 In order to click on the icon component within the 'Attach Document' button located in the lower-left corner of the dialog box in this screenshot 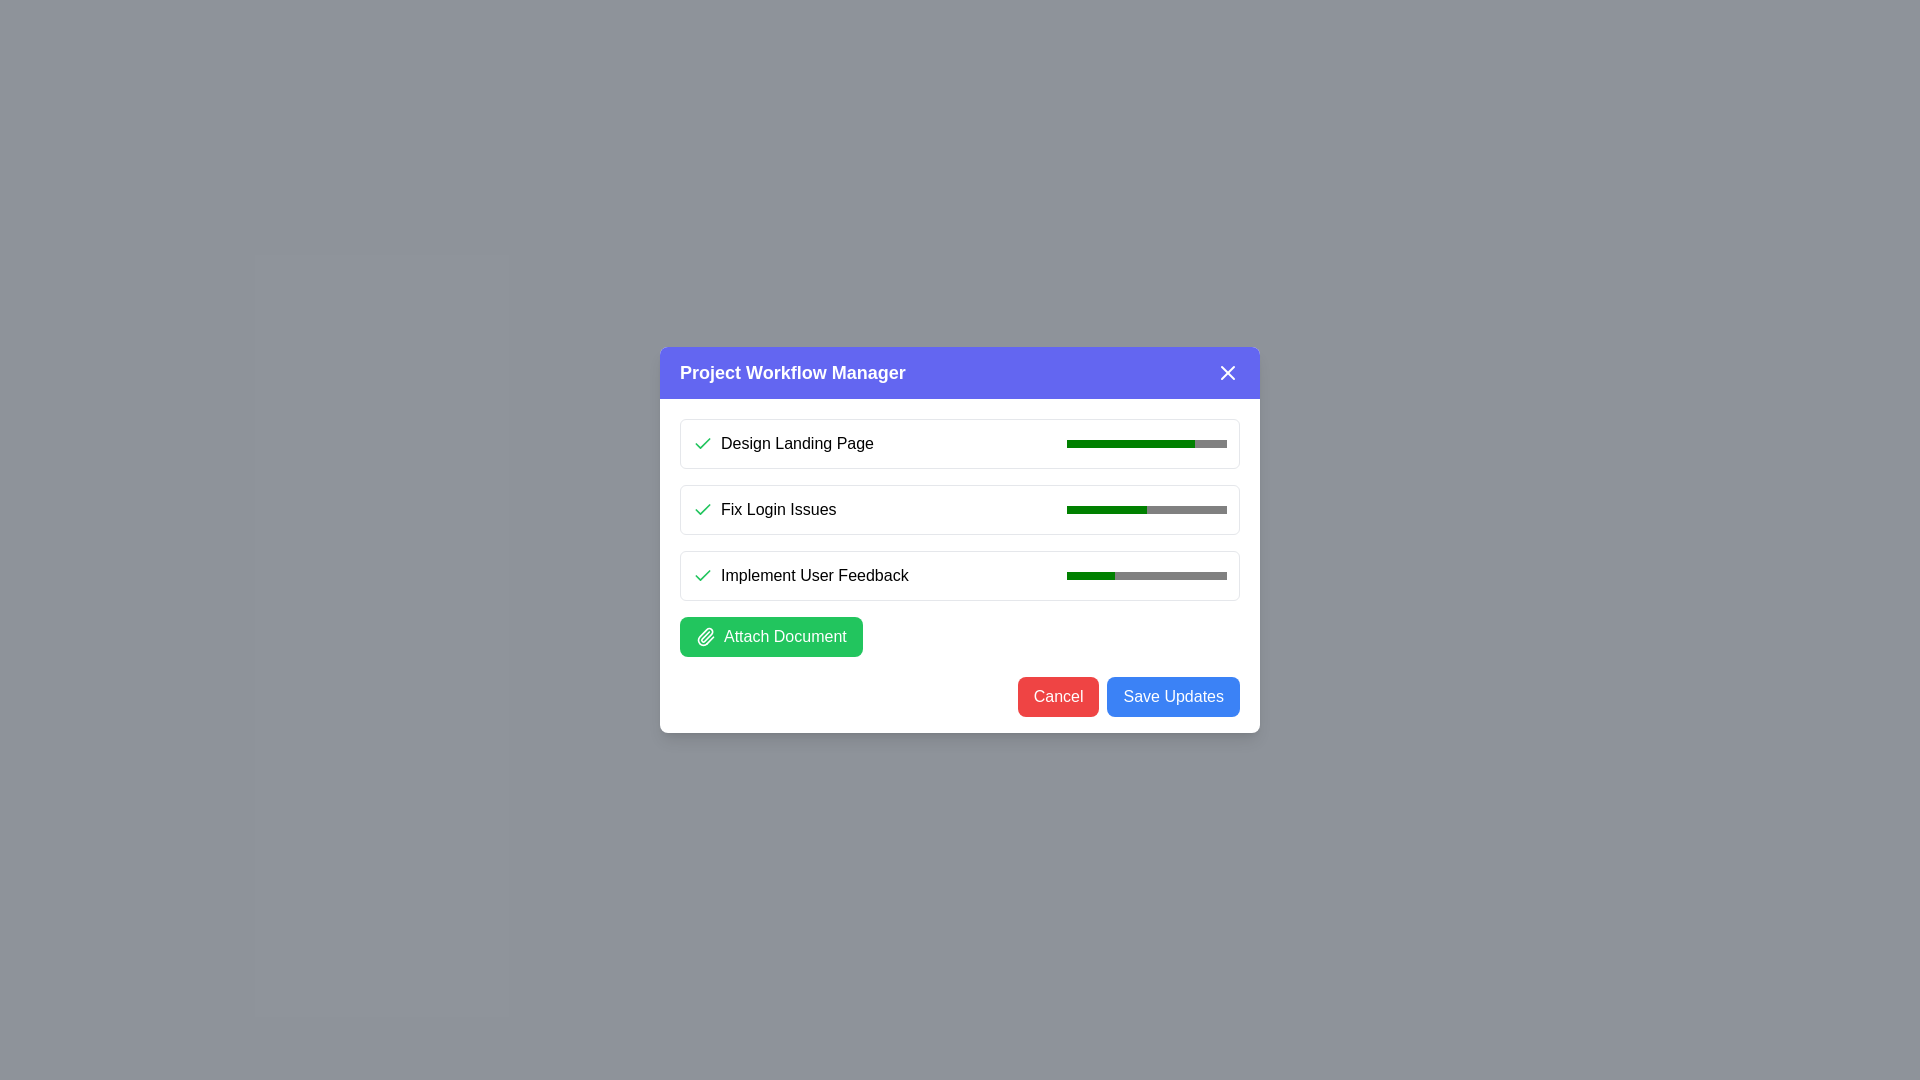, I will do `click(705, 636)`.